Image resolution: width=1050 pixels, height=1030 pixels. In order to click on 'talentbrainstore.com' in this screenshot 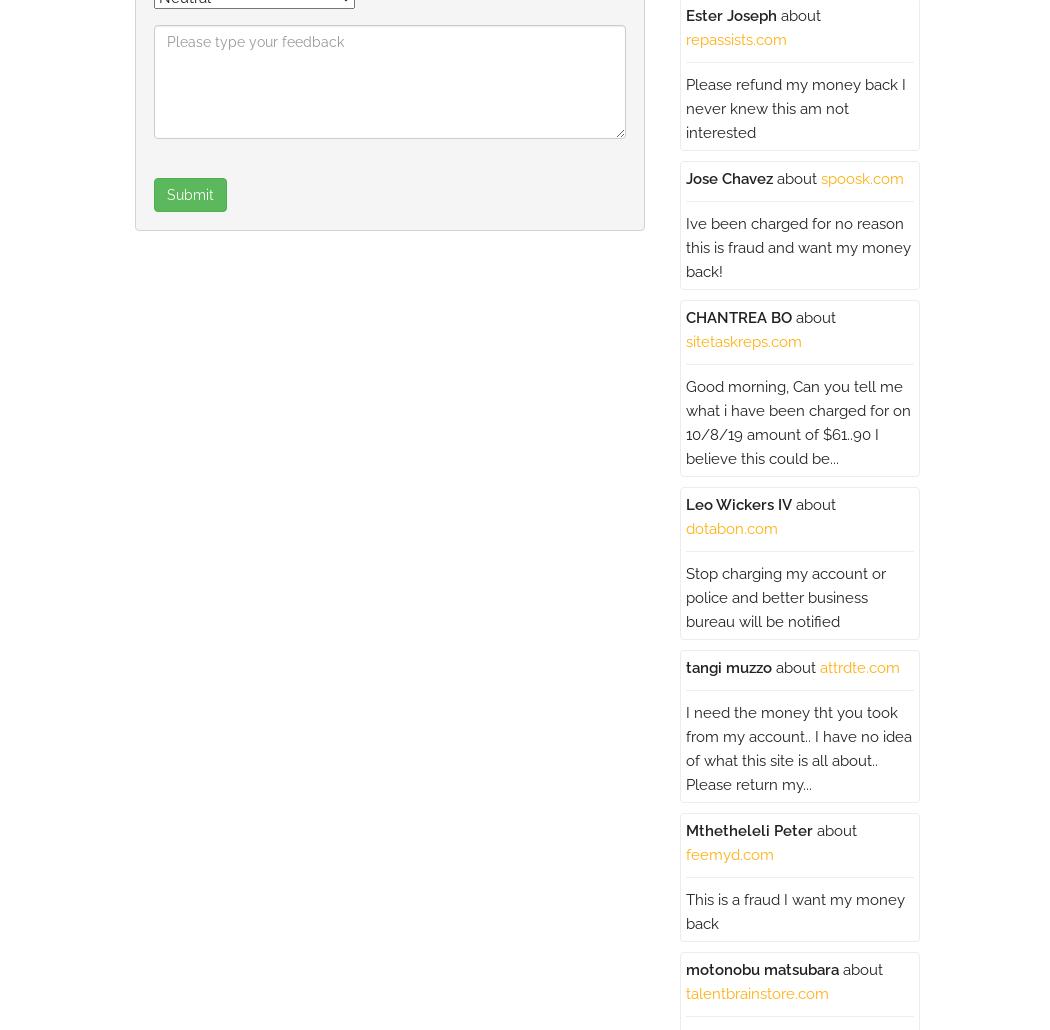, I will do `click(756, 992)`.